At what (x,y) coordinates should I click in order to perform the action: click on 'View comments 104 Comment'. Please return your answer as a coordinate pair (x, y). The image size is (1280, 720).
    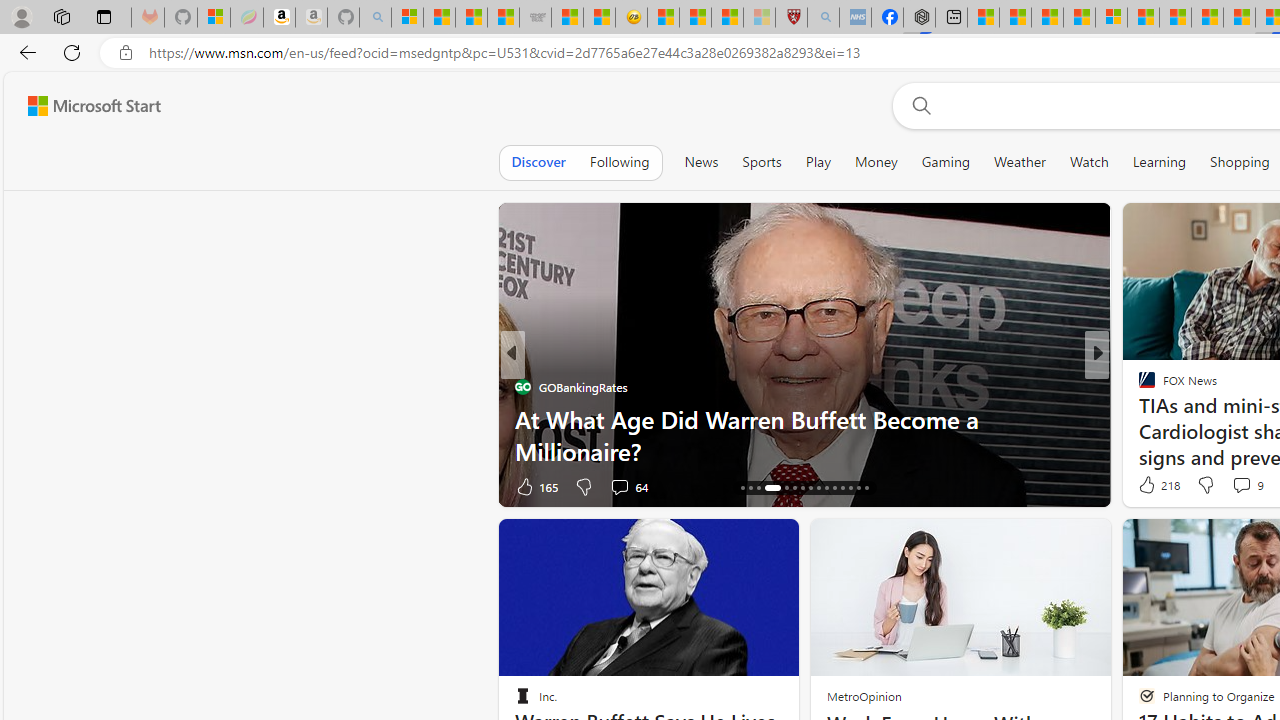
    Looking at the image, I should click on (1247, 486).